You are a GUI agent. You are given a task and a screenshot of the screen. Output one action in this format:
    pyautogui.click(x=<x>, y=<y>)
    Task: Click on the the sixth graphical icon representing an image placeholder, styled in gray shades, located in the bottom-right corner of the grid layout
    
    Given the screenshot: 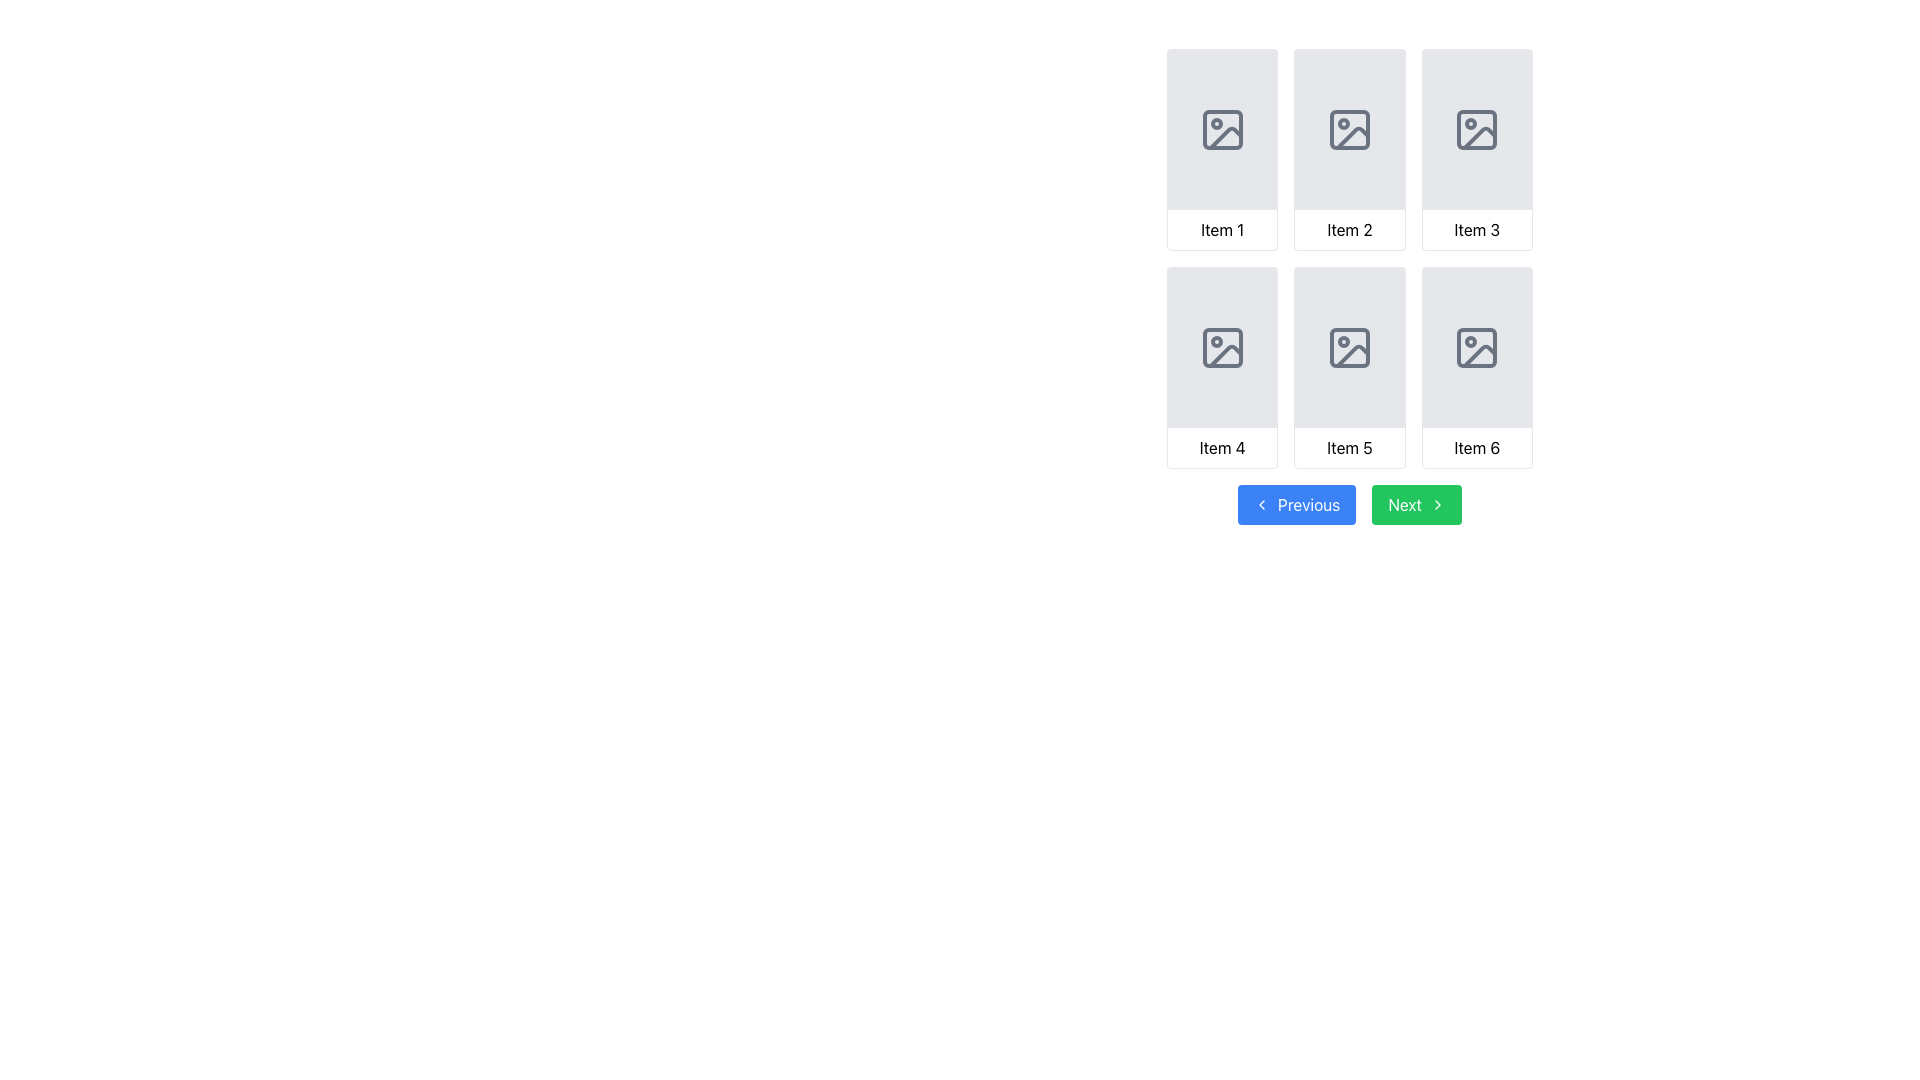 What is the action you would take?
    pyautogui.click(x=1477, y=346)
    